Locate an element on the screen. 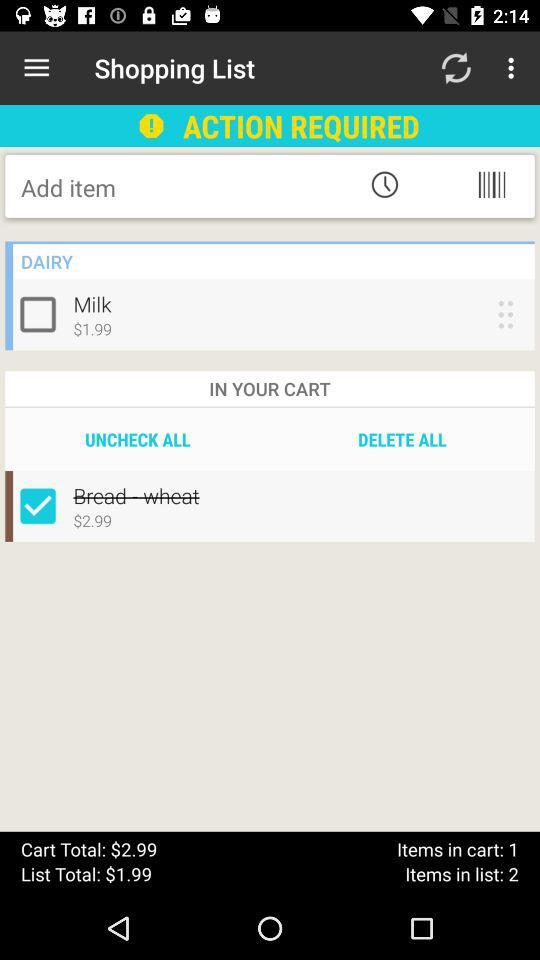 The height and width of the screenshot is (960, 540). this clock is located at coordinates (384, 184).